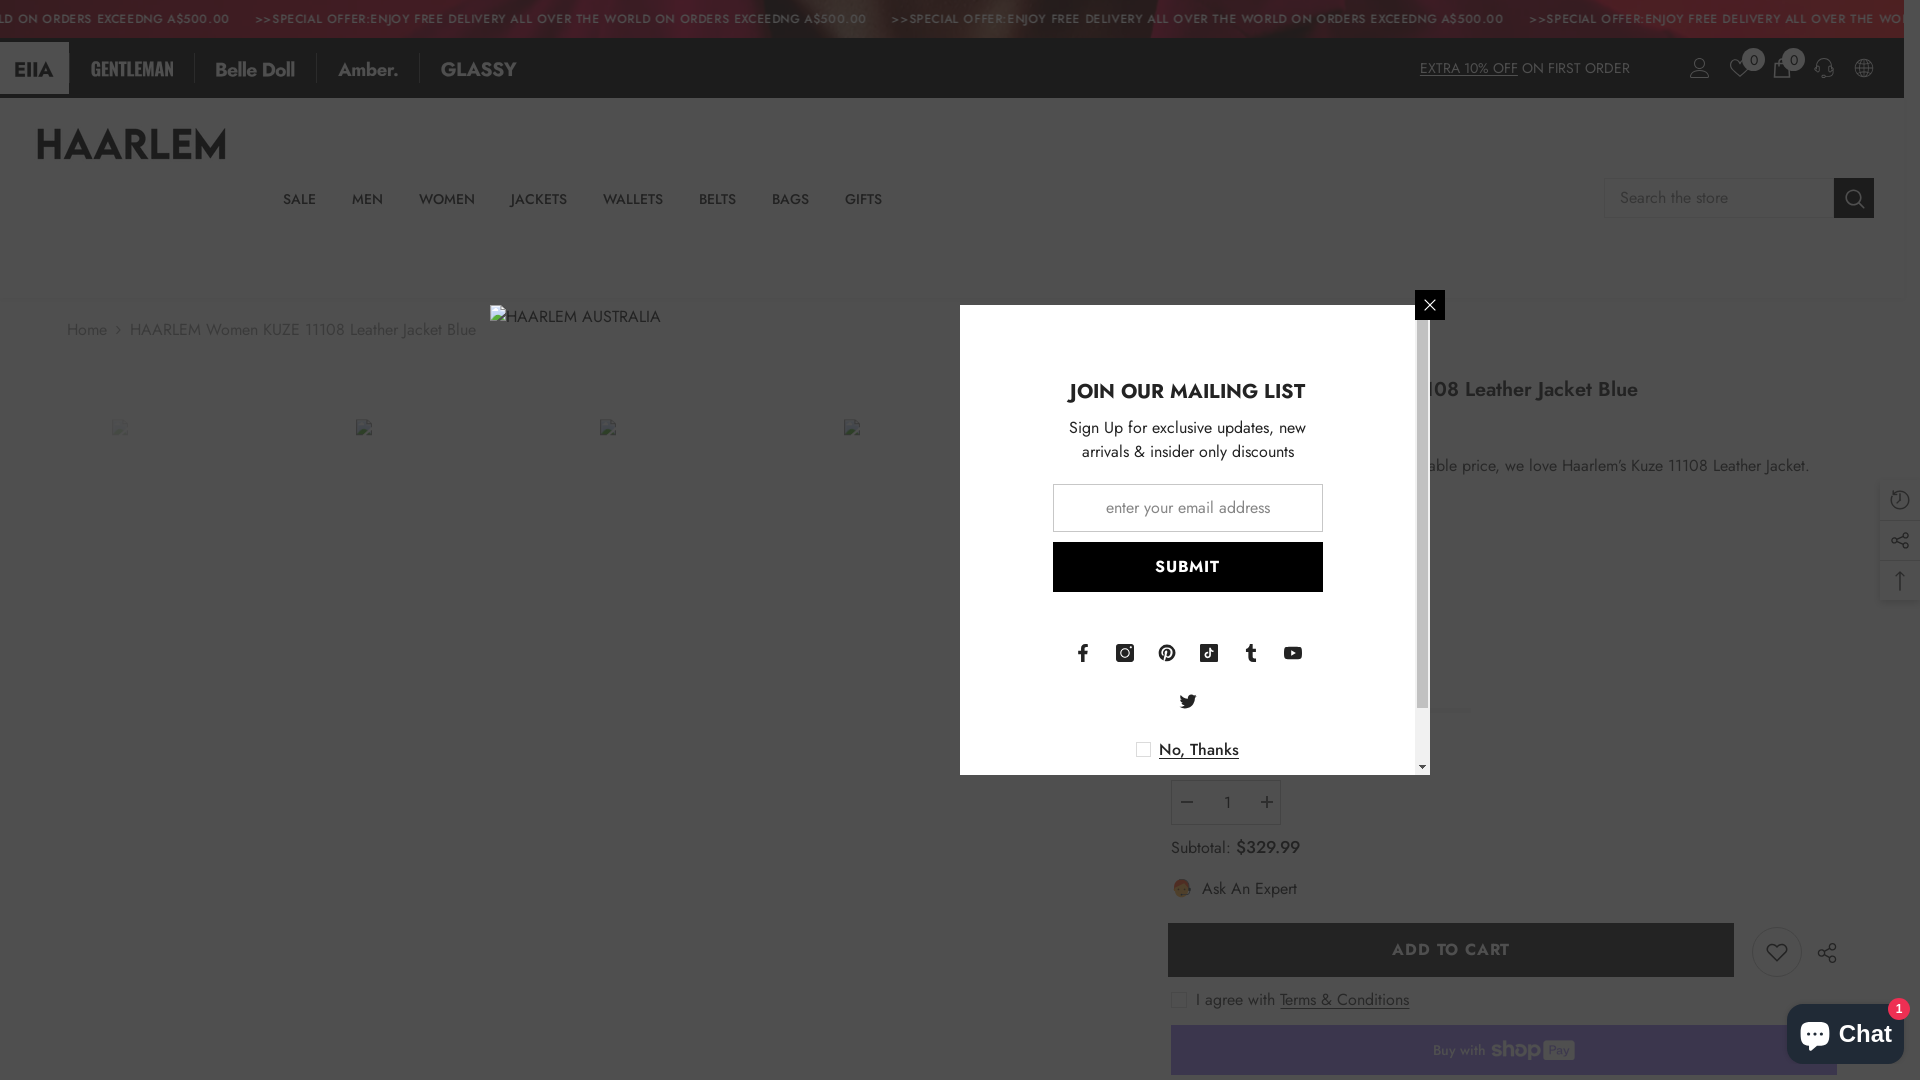  I want to click on 'Log in', so click(1698, 67).